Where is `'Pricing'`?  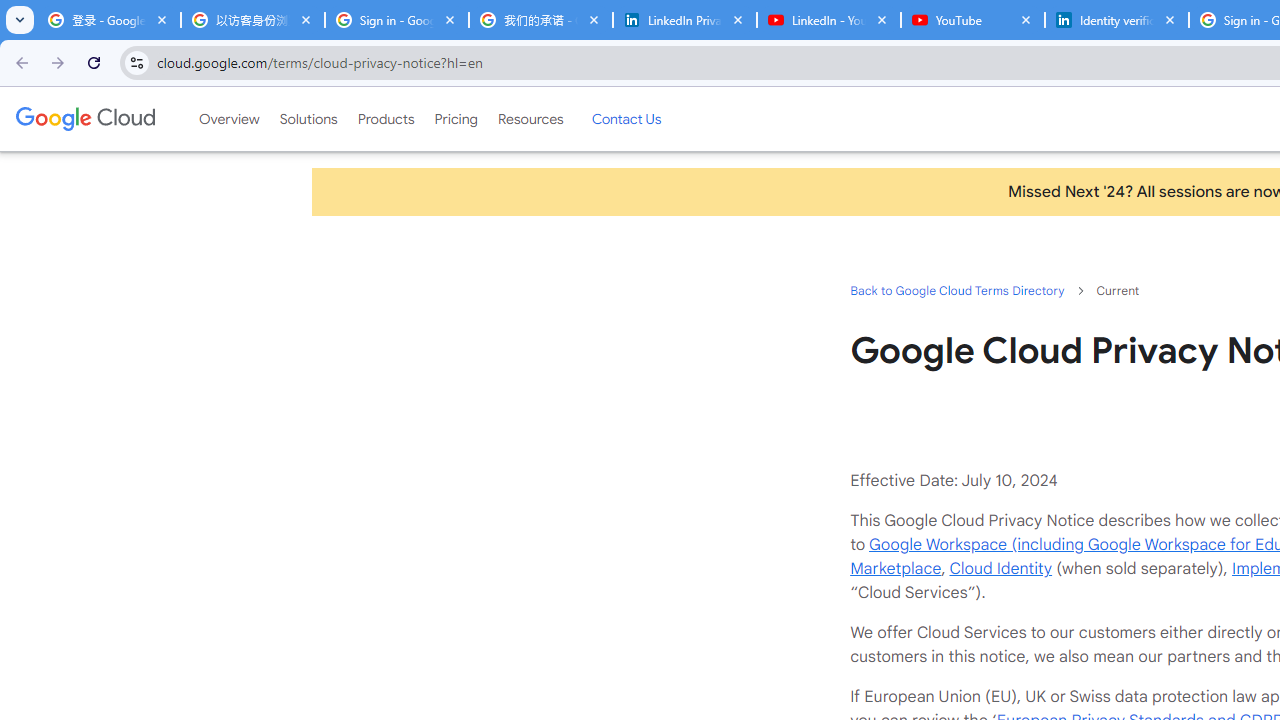 'Pricing' is located at coordinates (454, 119).